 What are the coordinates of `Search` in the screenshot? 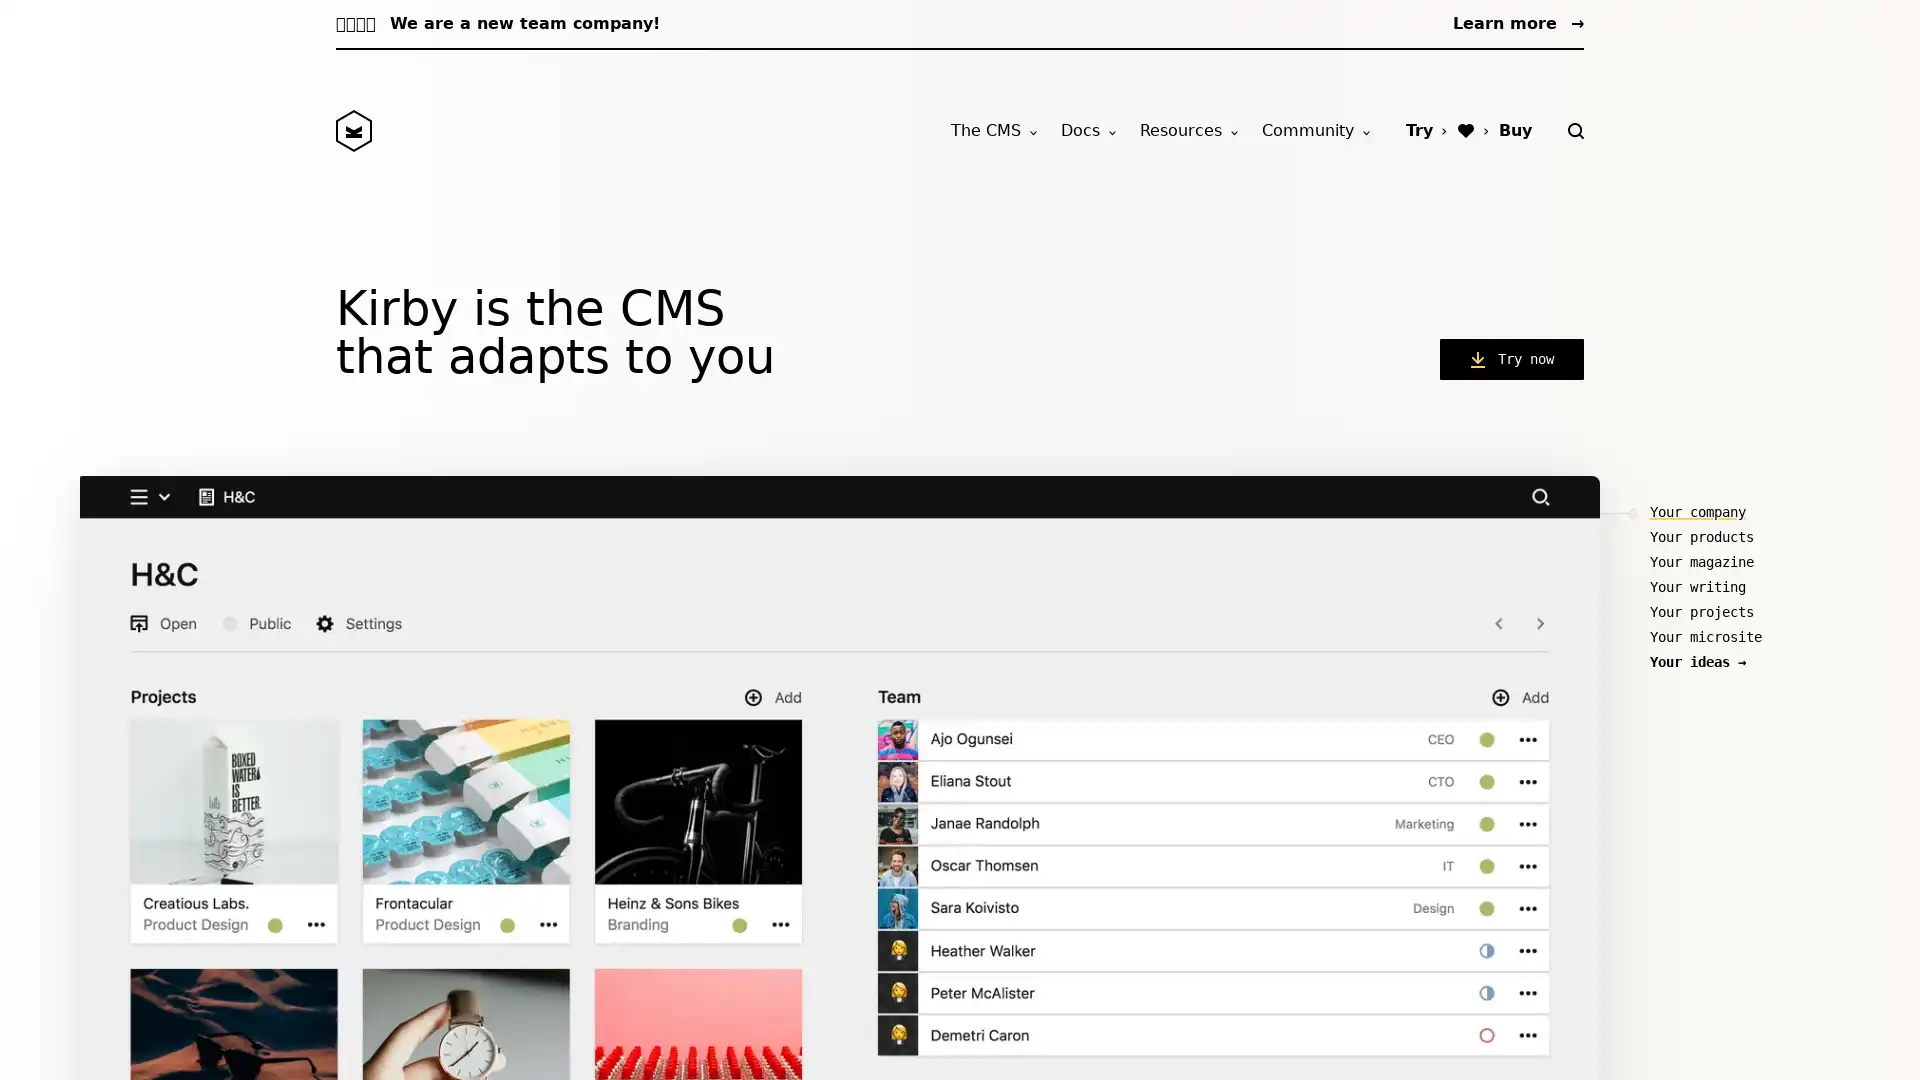 It's located at (1574, 131).